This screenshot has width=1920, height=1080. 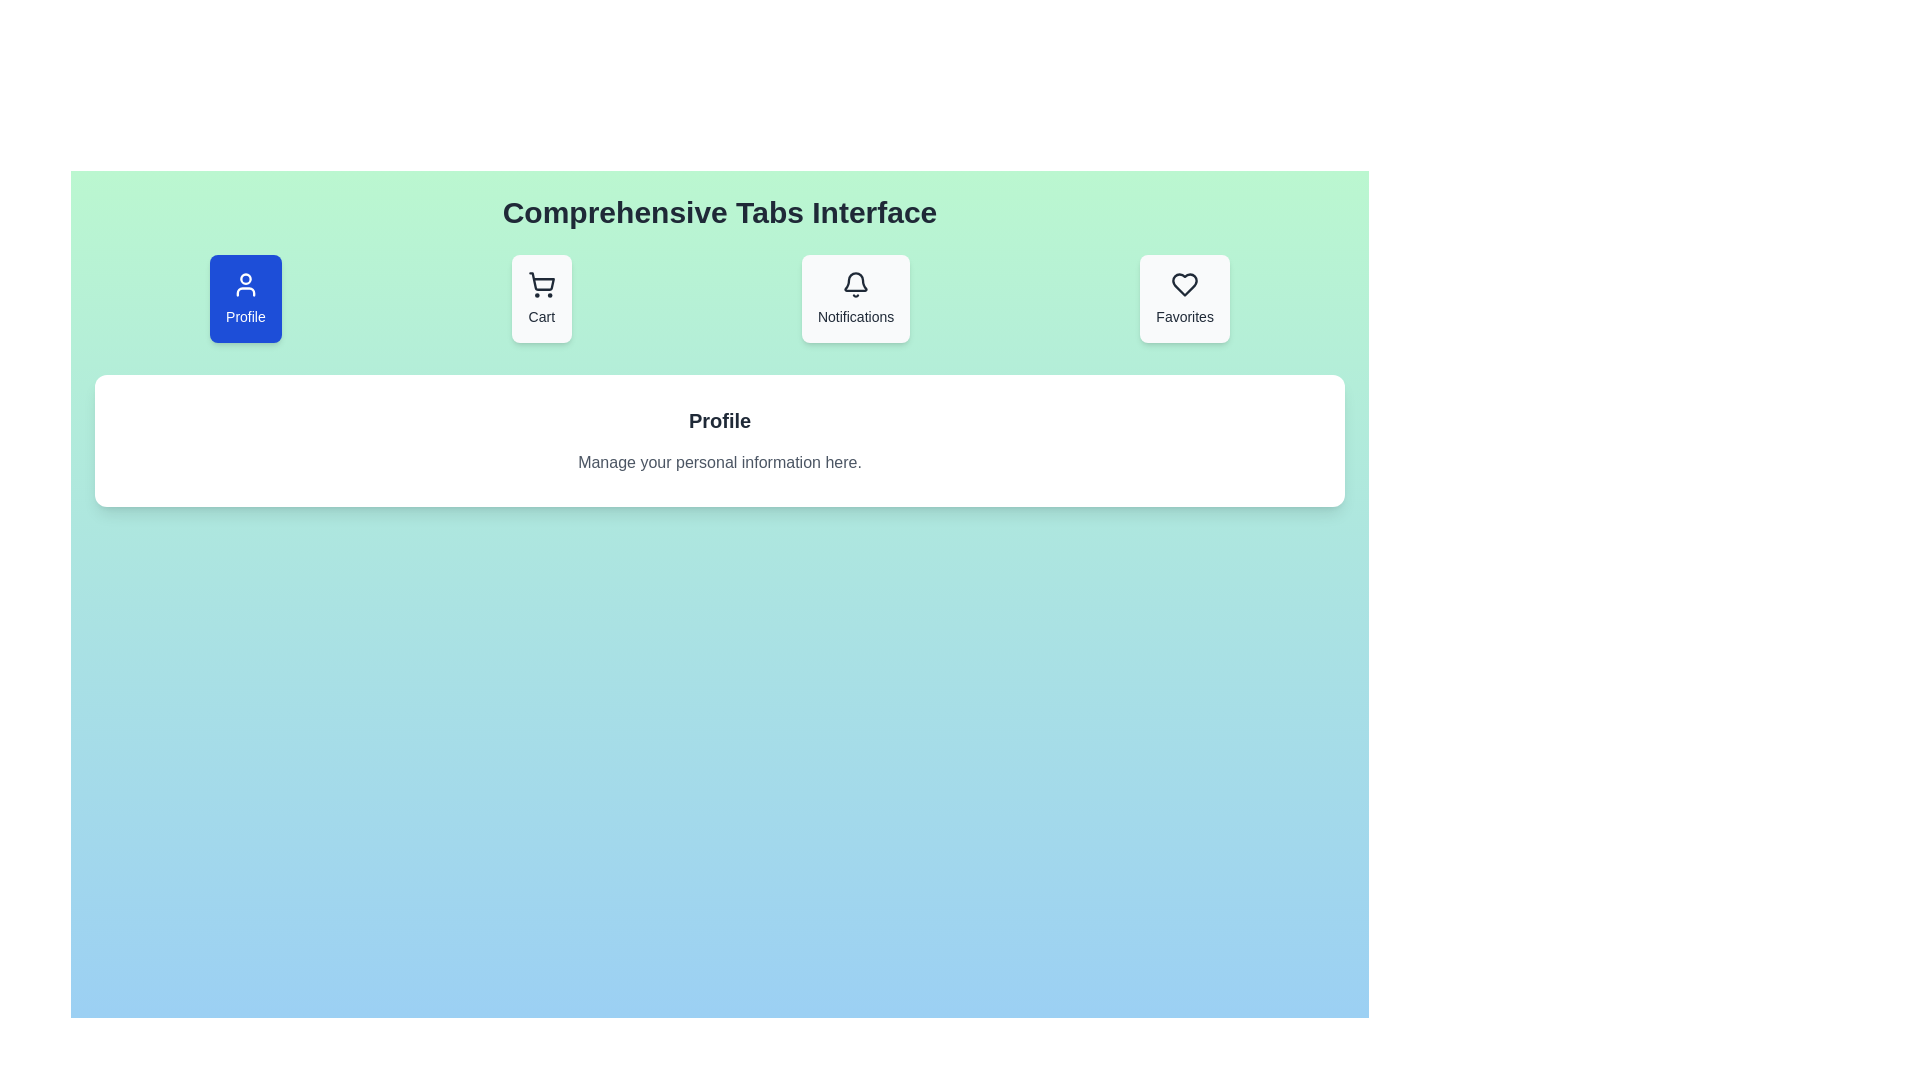 I want to click on the Notifications Button, which is the third button in a horizontal row of four buttons, so click(x=856, y=299).